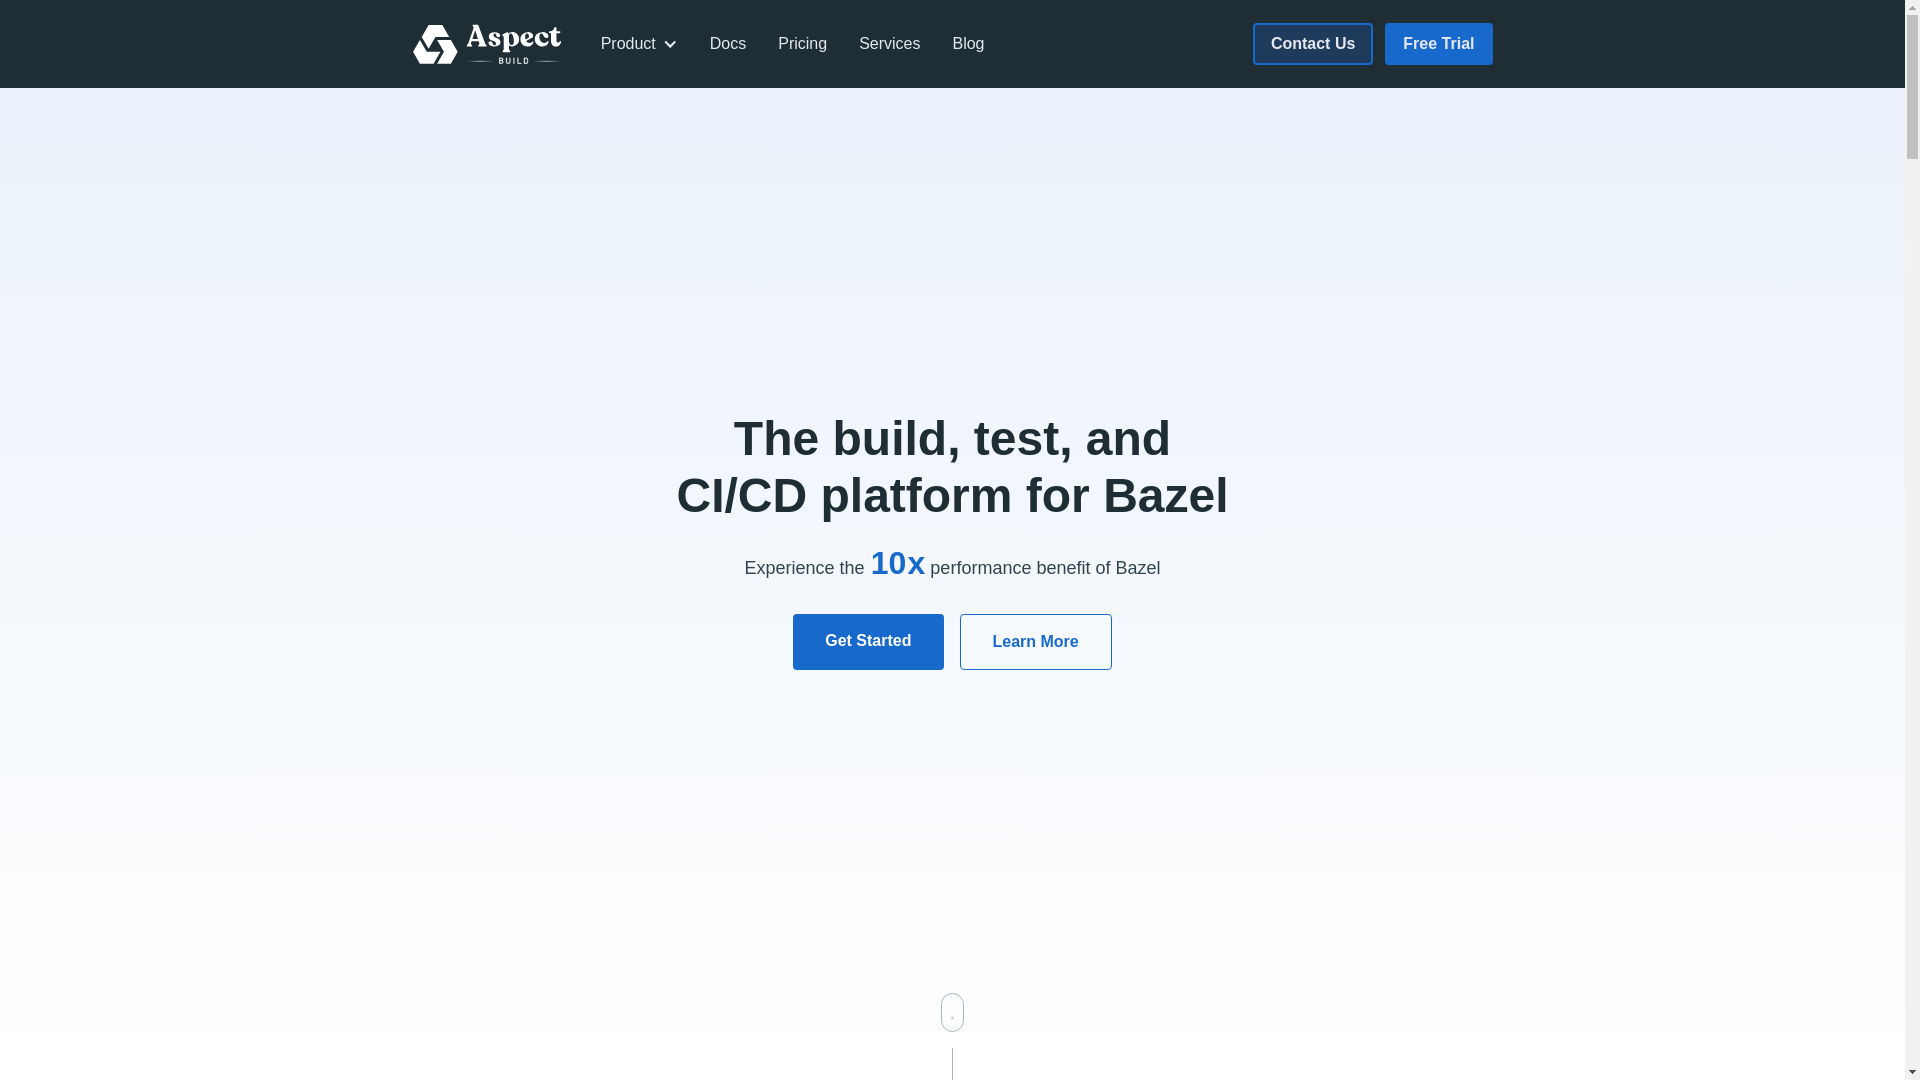 The height and width of the screenshot is (1080, 1920). Describe the element at coordinates (1036, 641) in the screenshot. I see `'Learn More'` at that location.